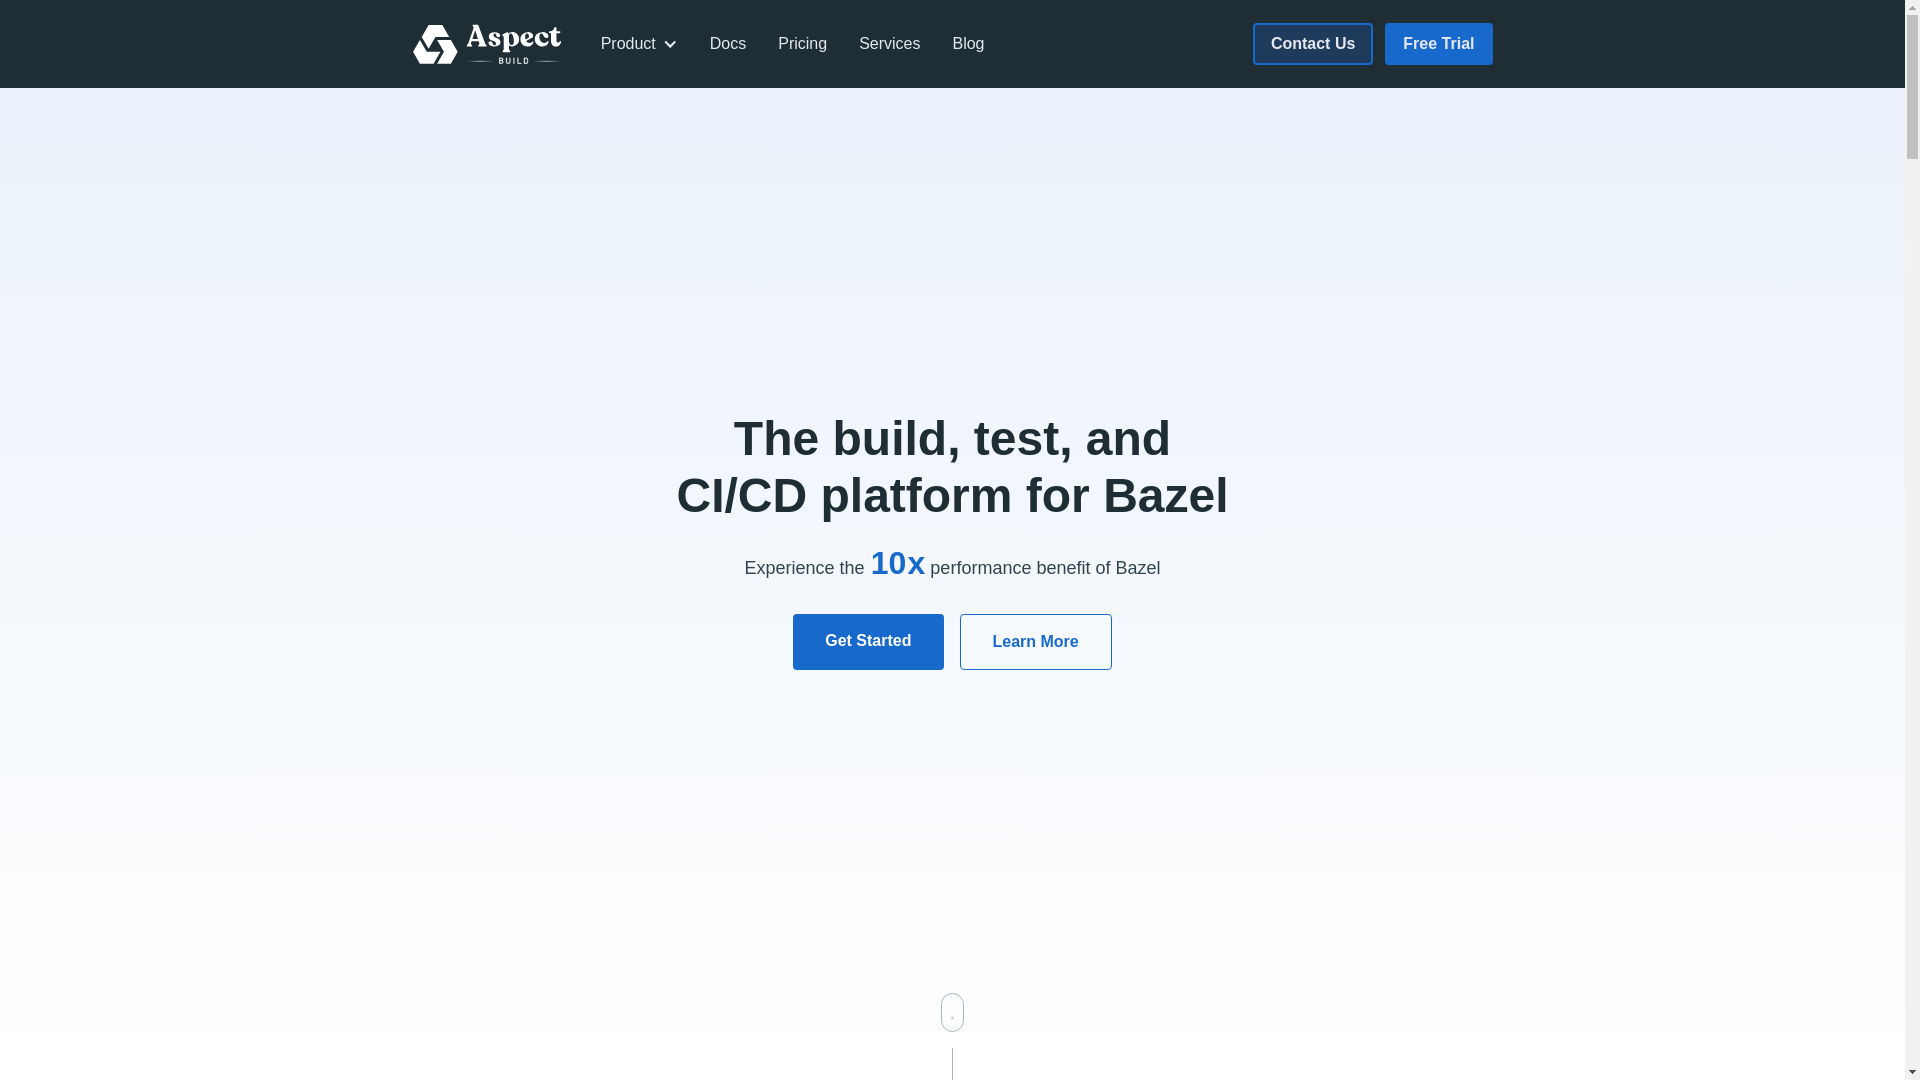 The height and width of the screenshot is (1080, 1920). Describe the element at coordinates (1036, 641) in the screenshot. I see `'Learn More'` at that location.